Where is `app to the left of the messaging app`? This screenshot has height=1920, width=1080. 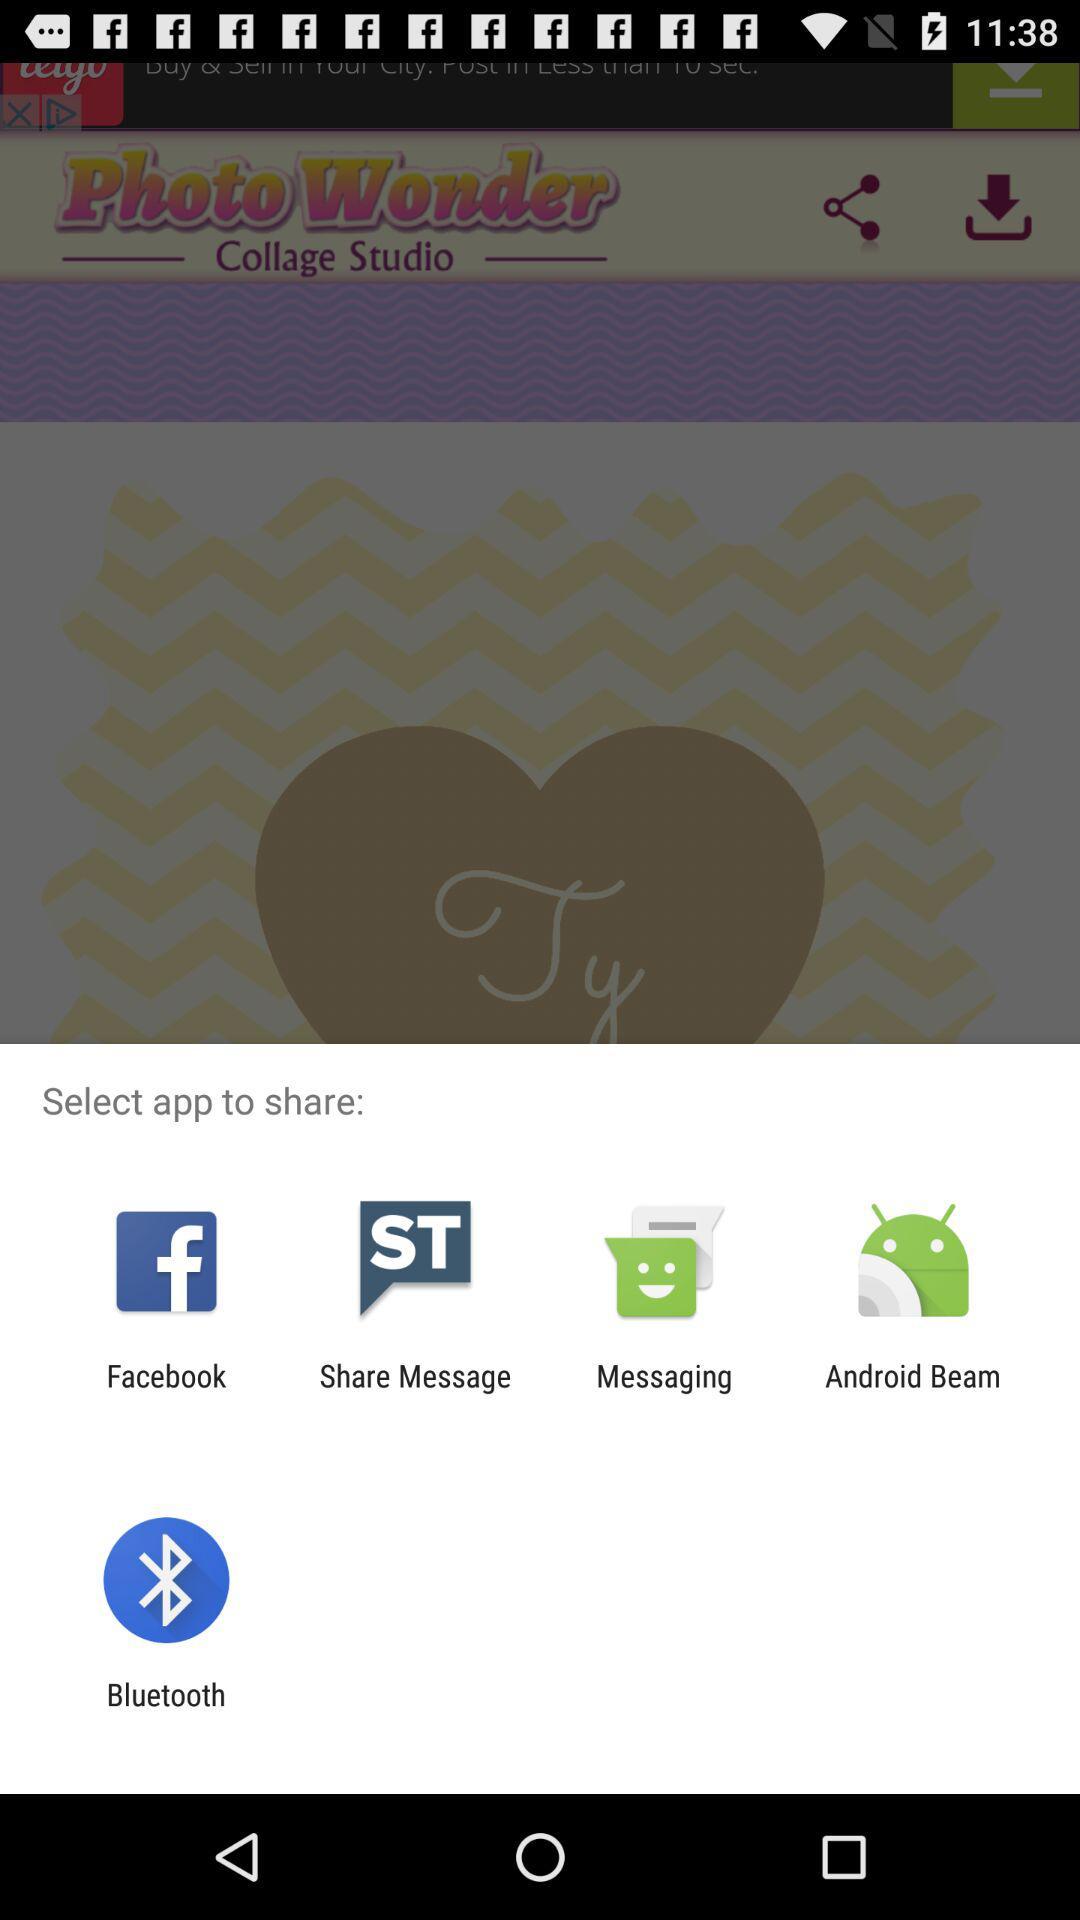
app to the left of the messaging app is located at coordinates (414, 1392).